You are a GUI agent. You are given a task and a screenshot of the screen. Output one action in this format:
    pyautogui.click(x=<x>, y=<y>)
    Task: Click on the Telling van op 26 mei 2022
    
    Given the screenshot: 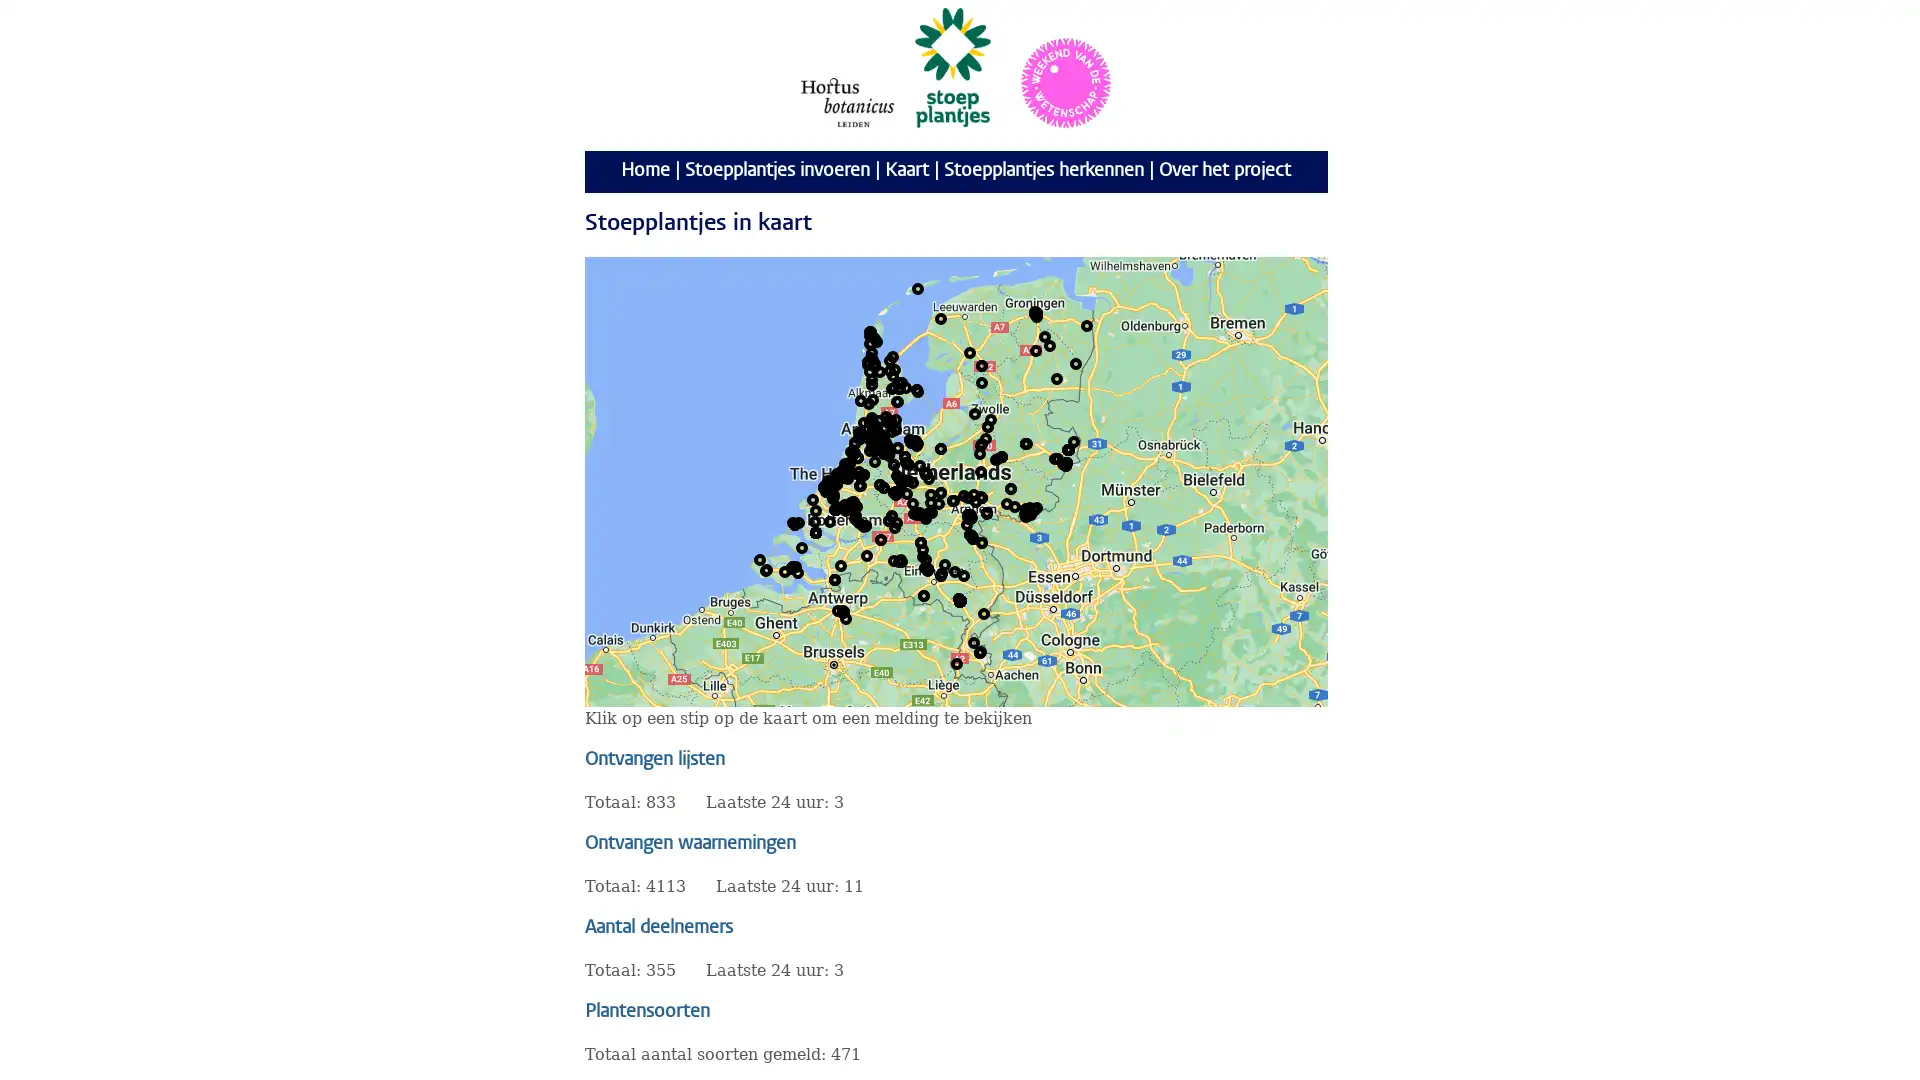 What is the action you would take?
    pyautogui.click(x=836, y=483)
    